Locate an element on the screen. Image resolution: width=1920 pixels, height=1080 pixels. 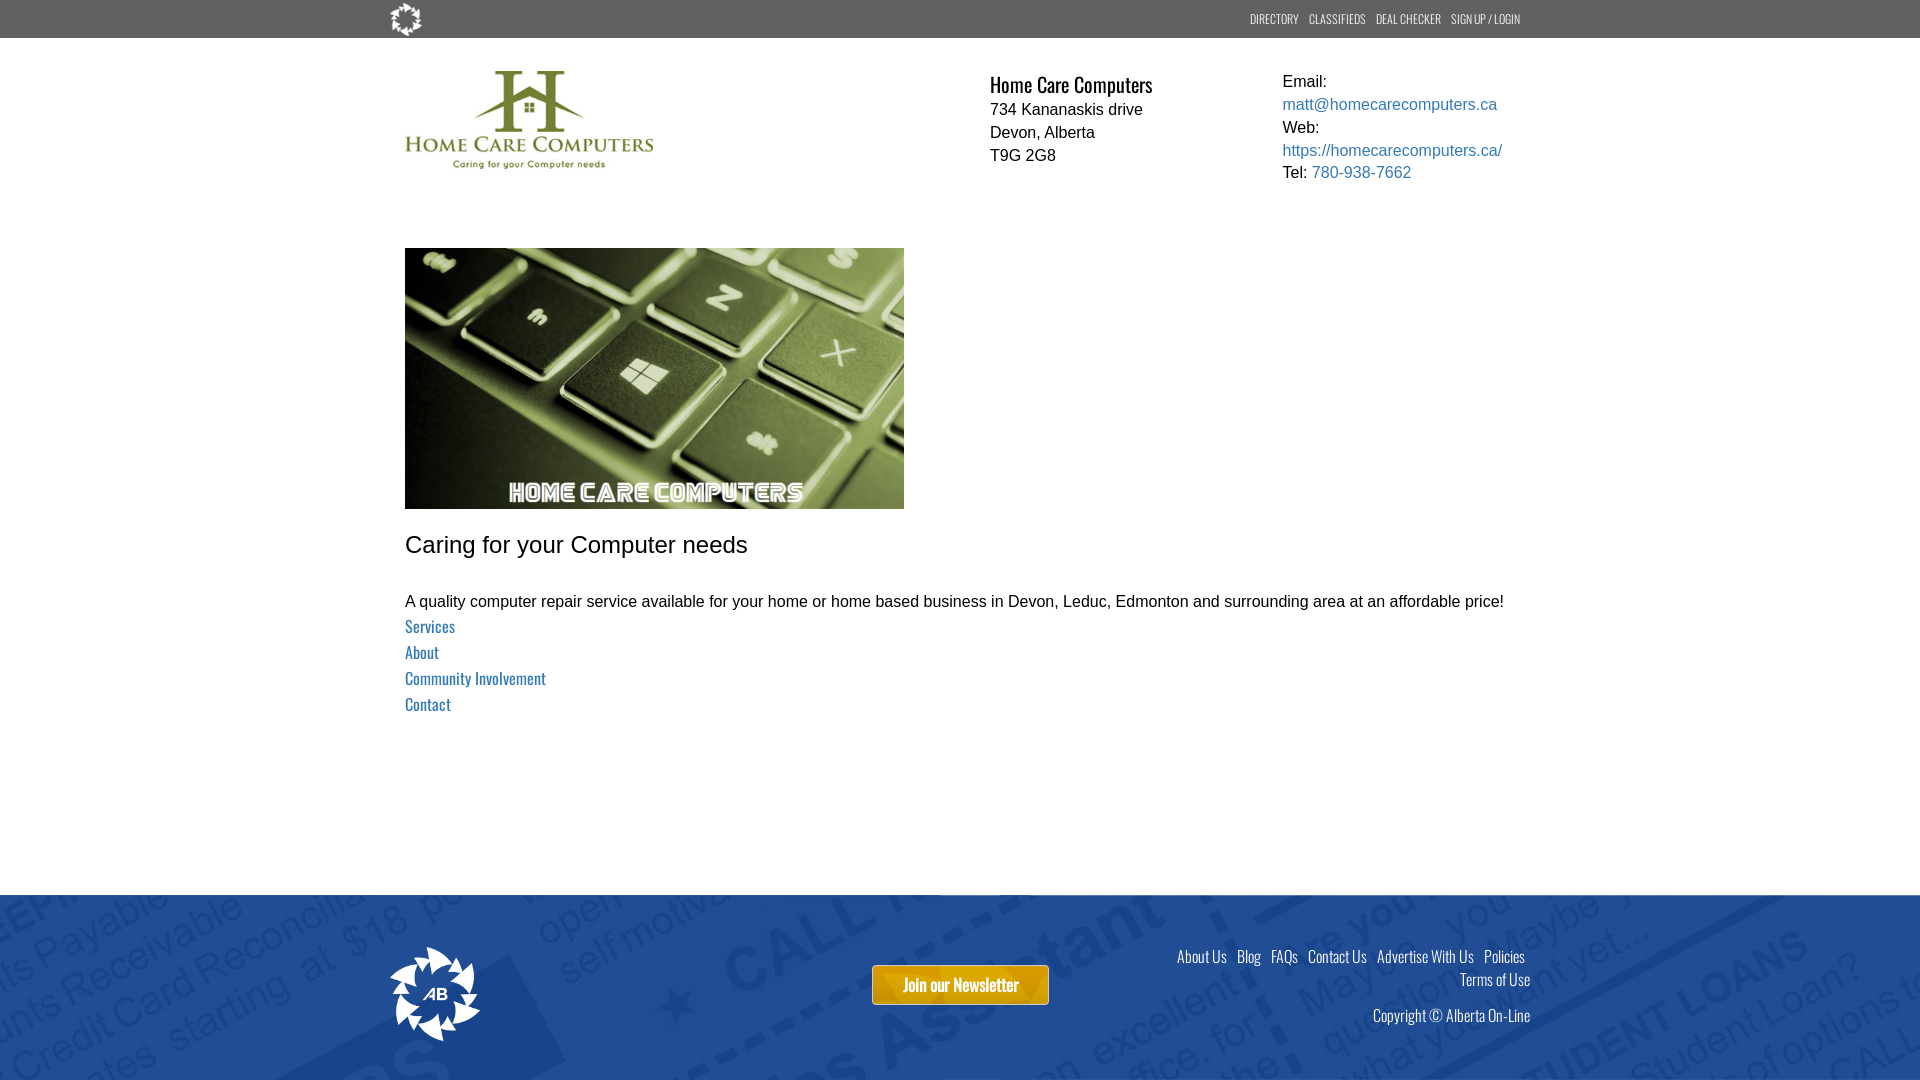
'SIGN UP / LOGIN' is located at coordinates (1485, 18).